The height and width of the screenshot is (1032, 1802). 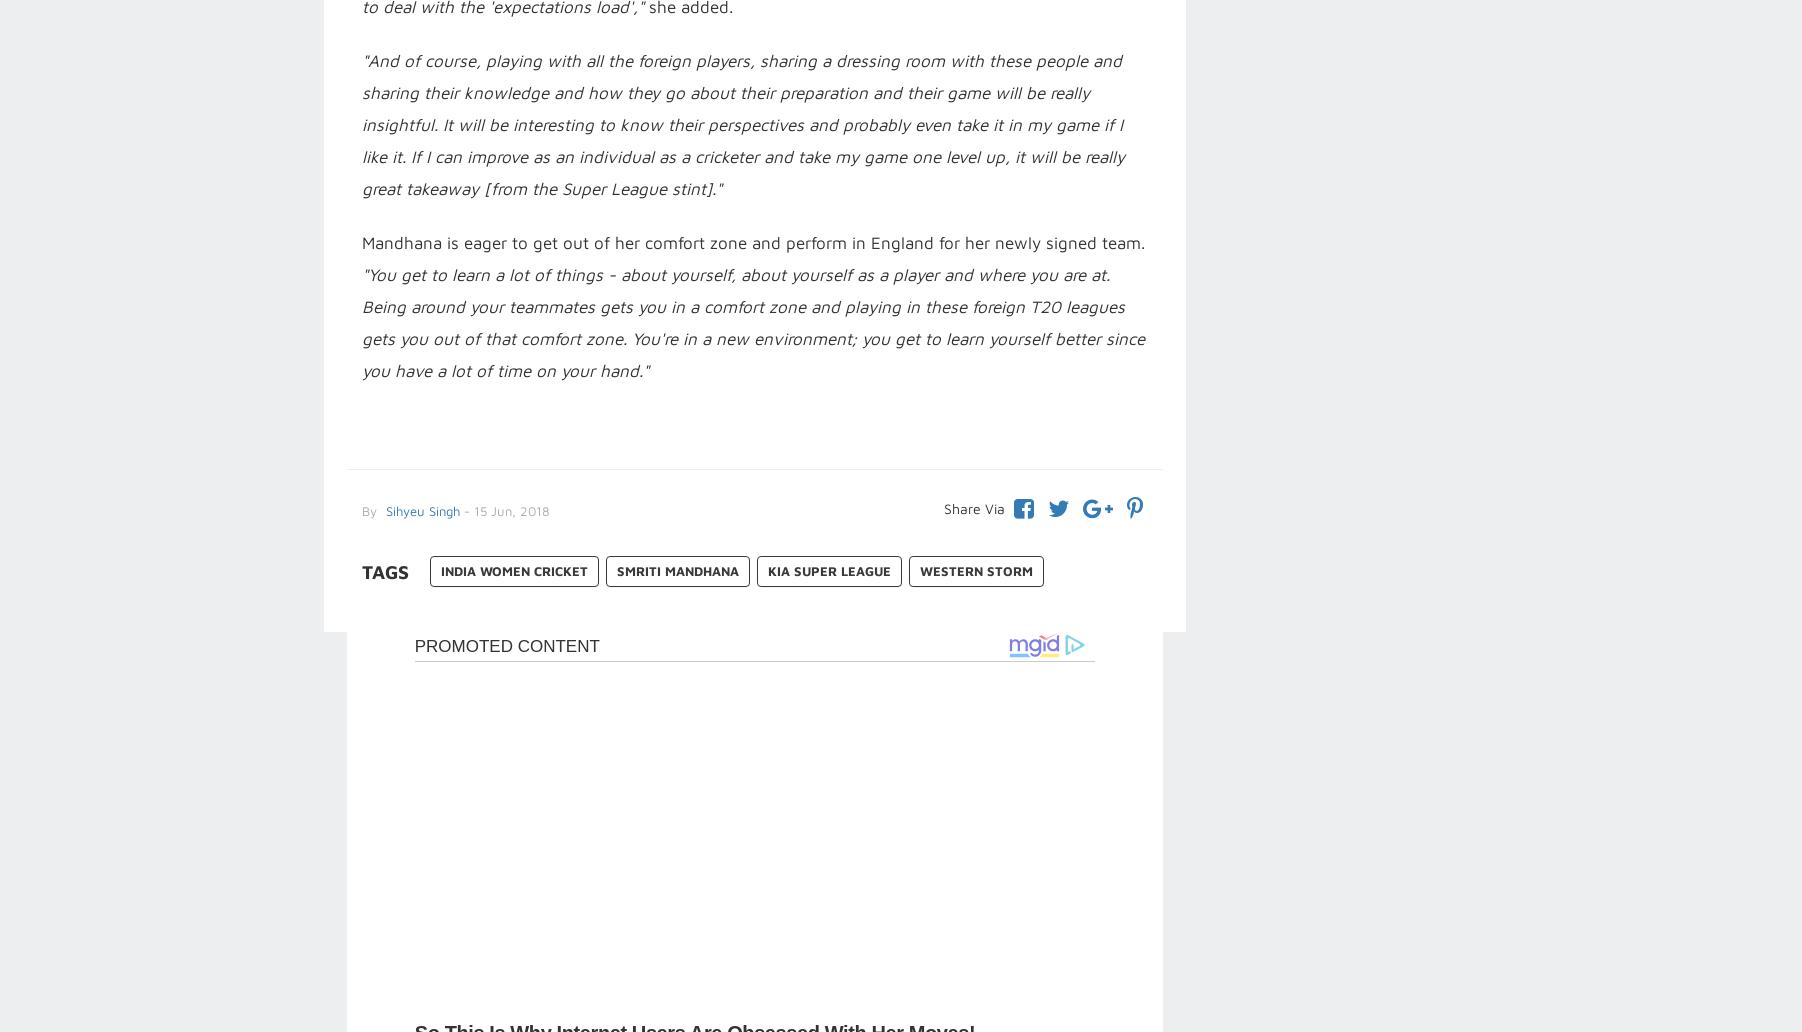 What do you see at coordinates (360, 510) in the screenshot?
I see `'By'` at bounding box center [360, 510].